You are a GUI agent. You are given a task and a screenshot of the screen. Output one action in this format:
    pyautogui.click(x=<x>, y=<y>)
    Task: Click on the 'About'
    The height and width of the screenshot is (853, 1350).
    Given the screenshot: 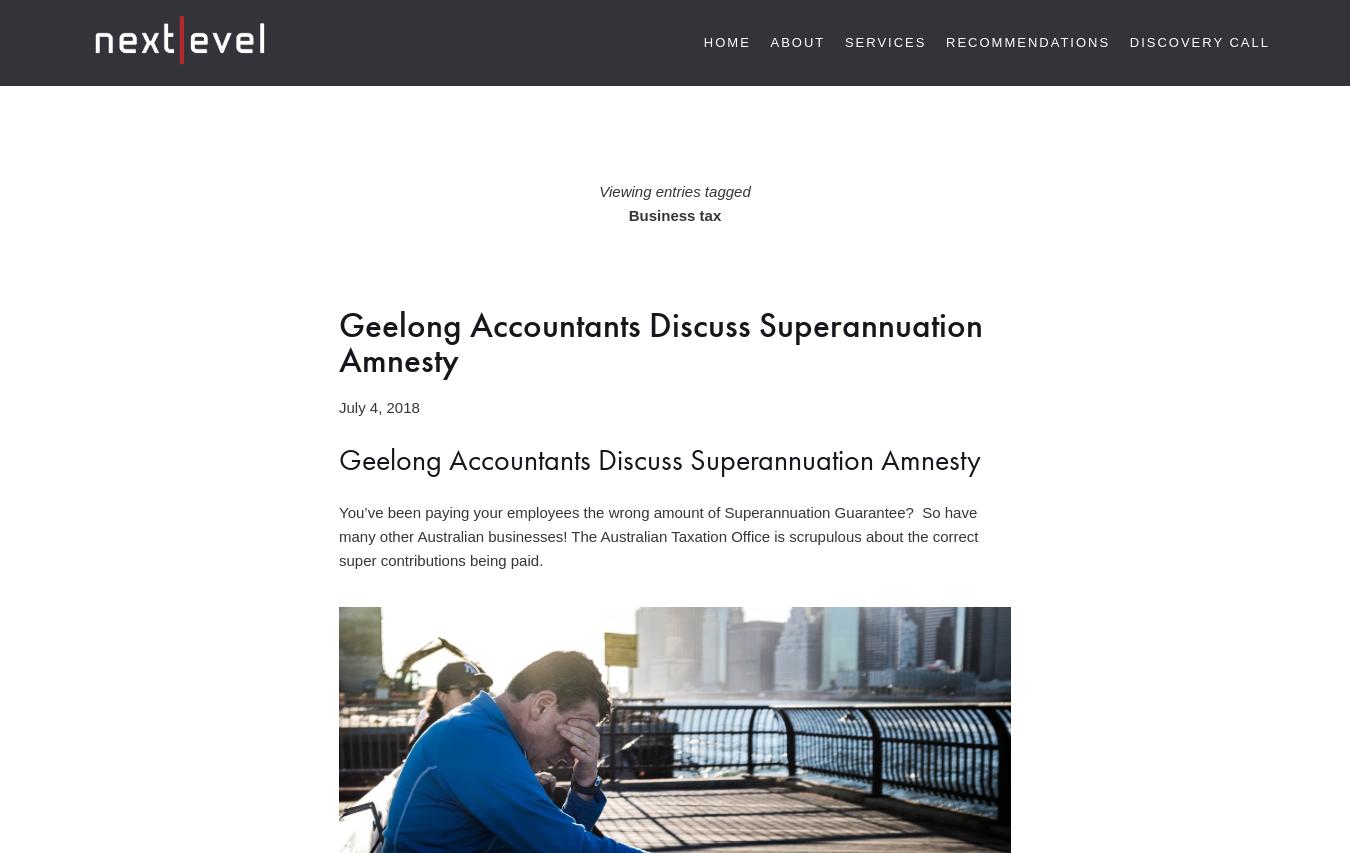 What is the action you would take?
    pyautogui.click(x=769, y=41)
    